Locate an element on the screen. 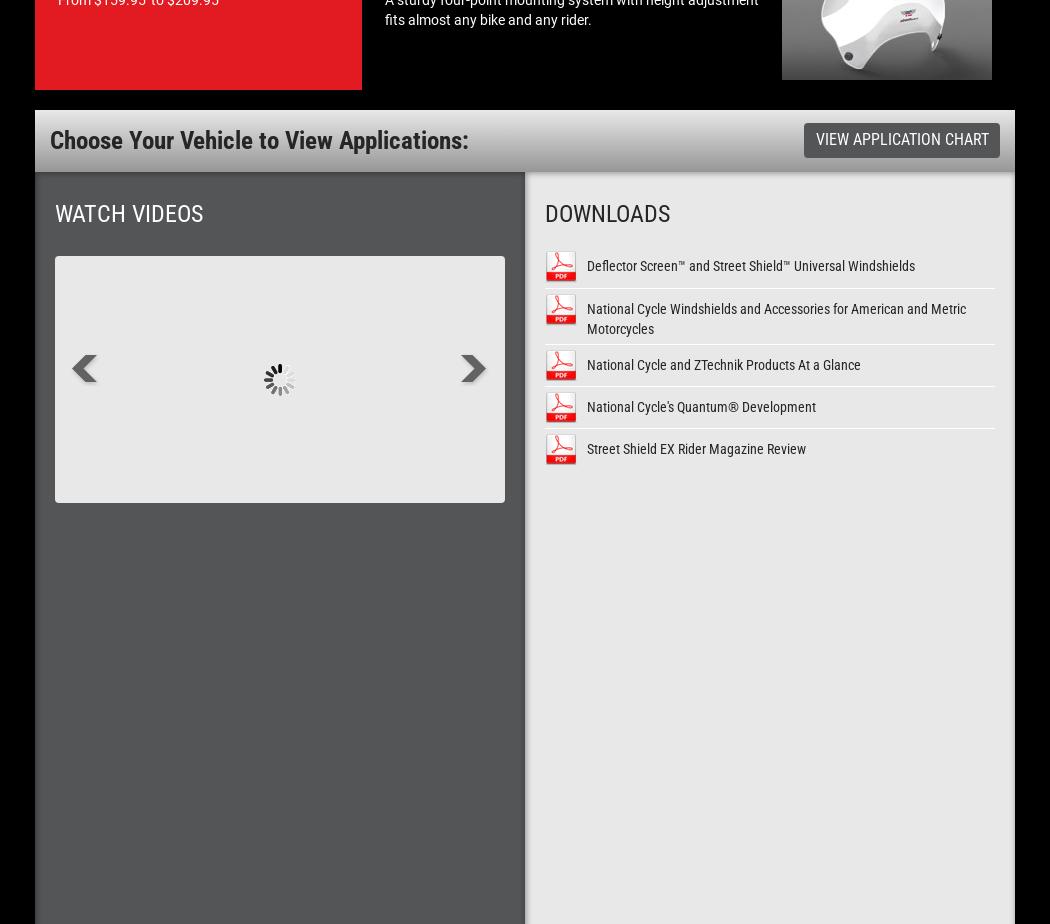 This screenshot has width=1050, height=924. 'National Cycle and ZTechnik Products At a Glance' is located at coordinates (722, 364).